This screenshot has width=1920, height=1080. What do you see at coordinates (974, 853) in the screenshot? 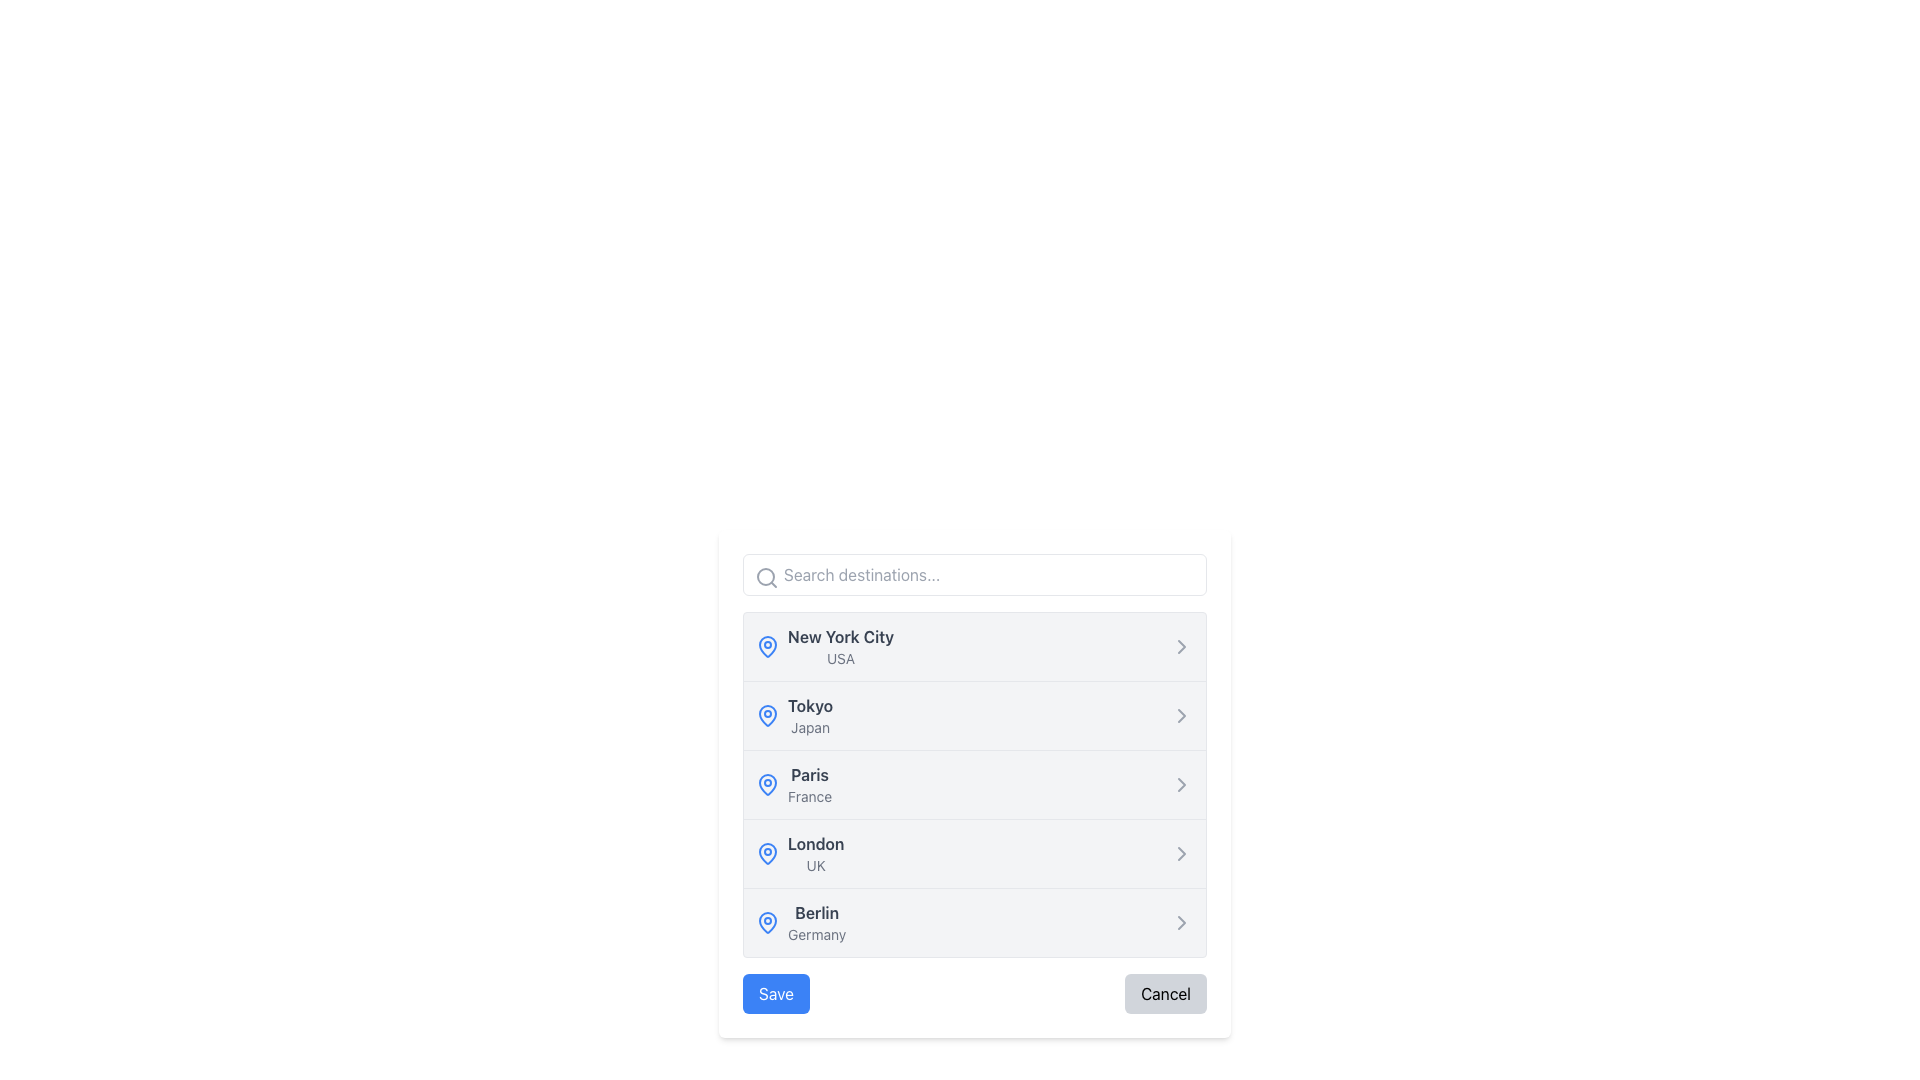
I see `the fourth list item labeled 'London, UK'` at bounding box center [974, 853].